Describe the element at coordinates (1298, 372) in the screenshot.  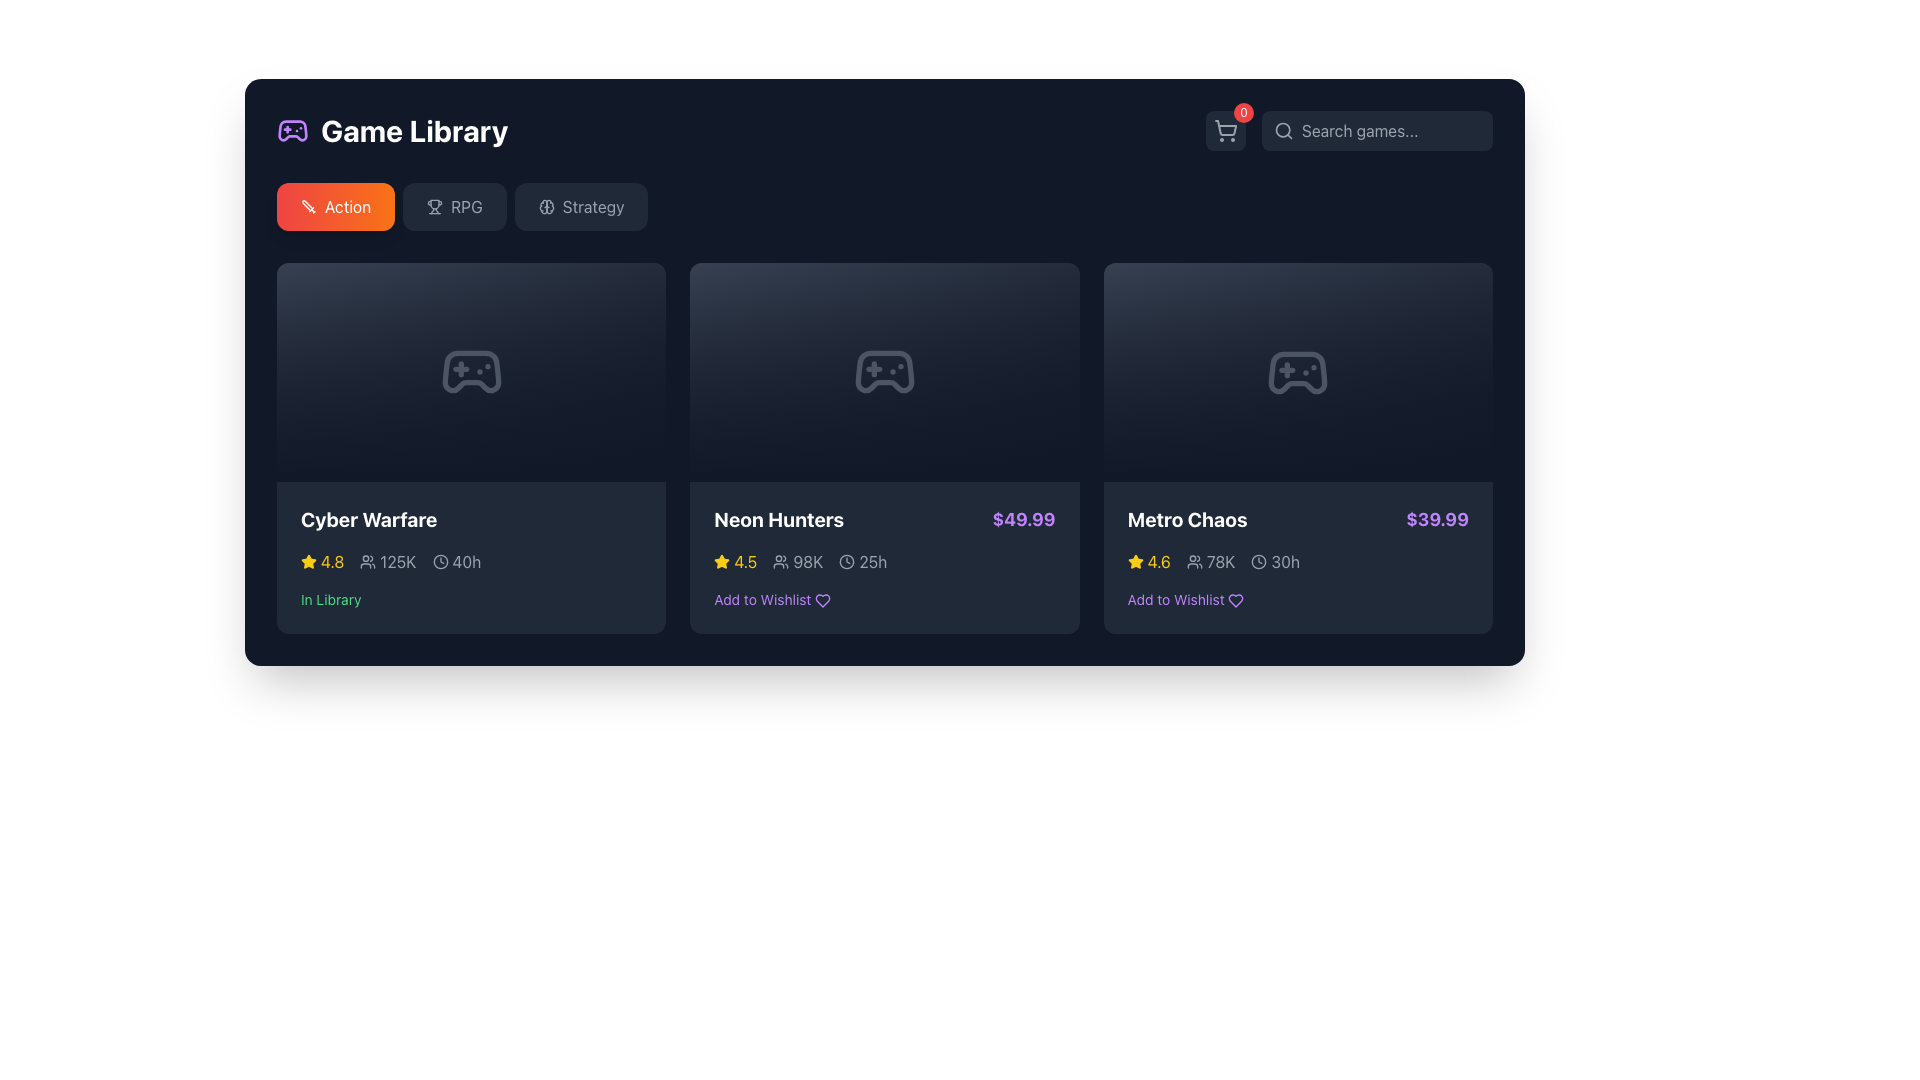
I see `the graphical thumbnail representing the game title 'Metro Chaos' in the upper half of the card located in the third column of the browse section to interact with overlay effects` at that location.